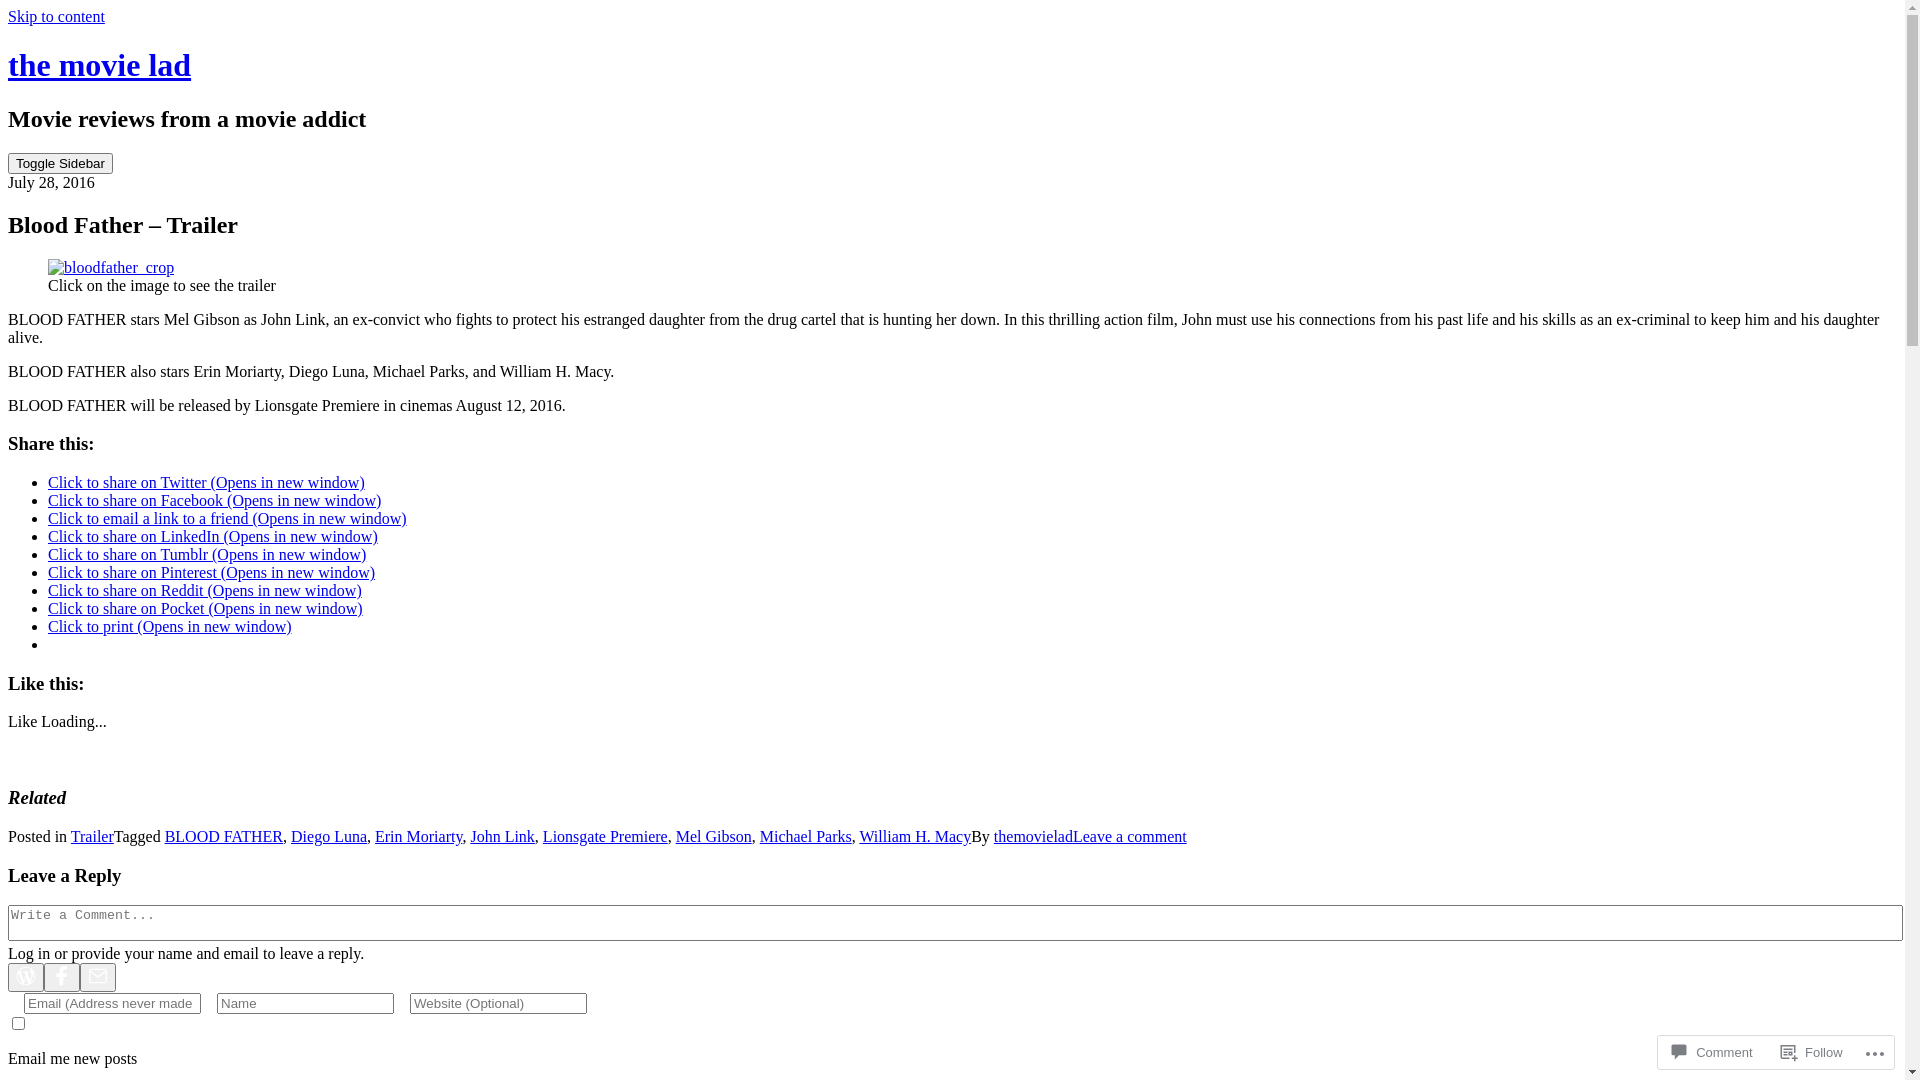 The width and height of the screenshot is (1920, 1080). Describe the element at coordinates (1711, 1051) in the screenshot. I see `'Comment'` at that location.